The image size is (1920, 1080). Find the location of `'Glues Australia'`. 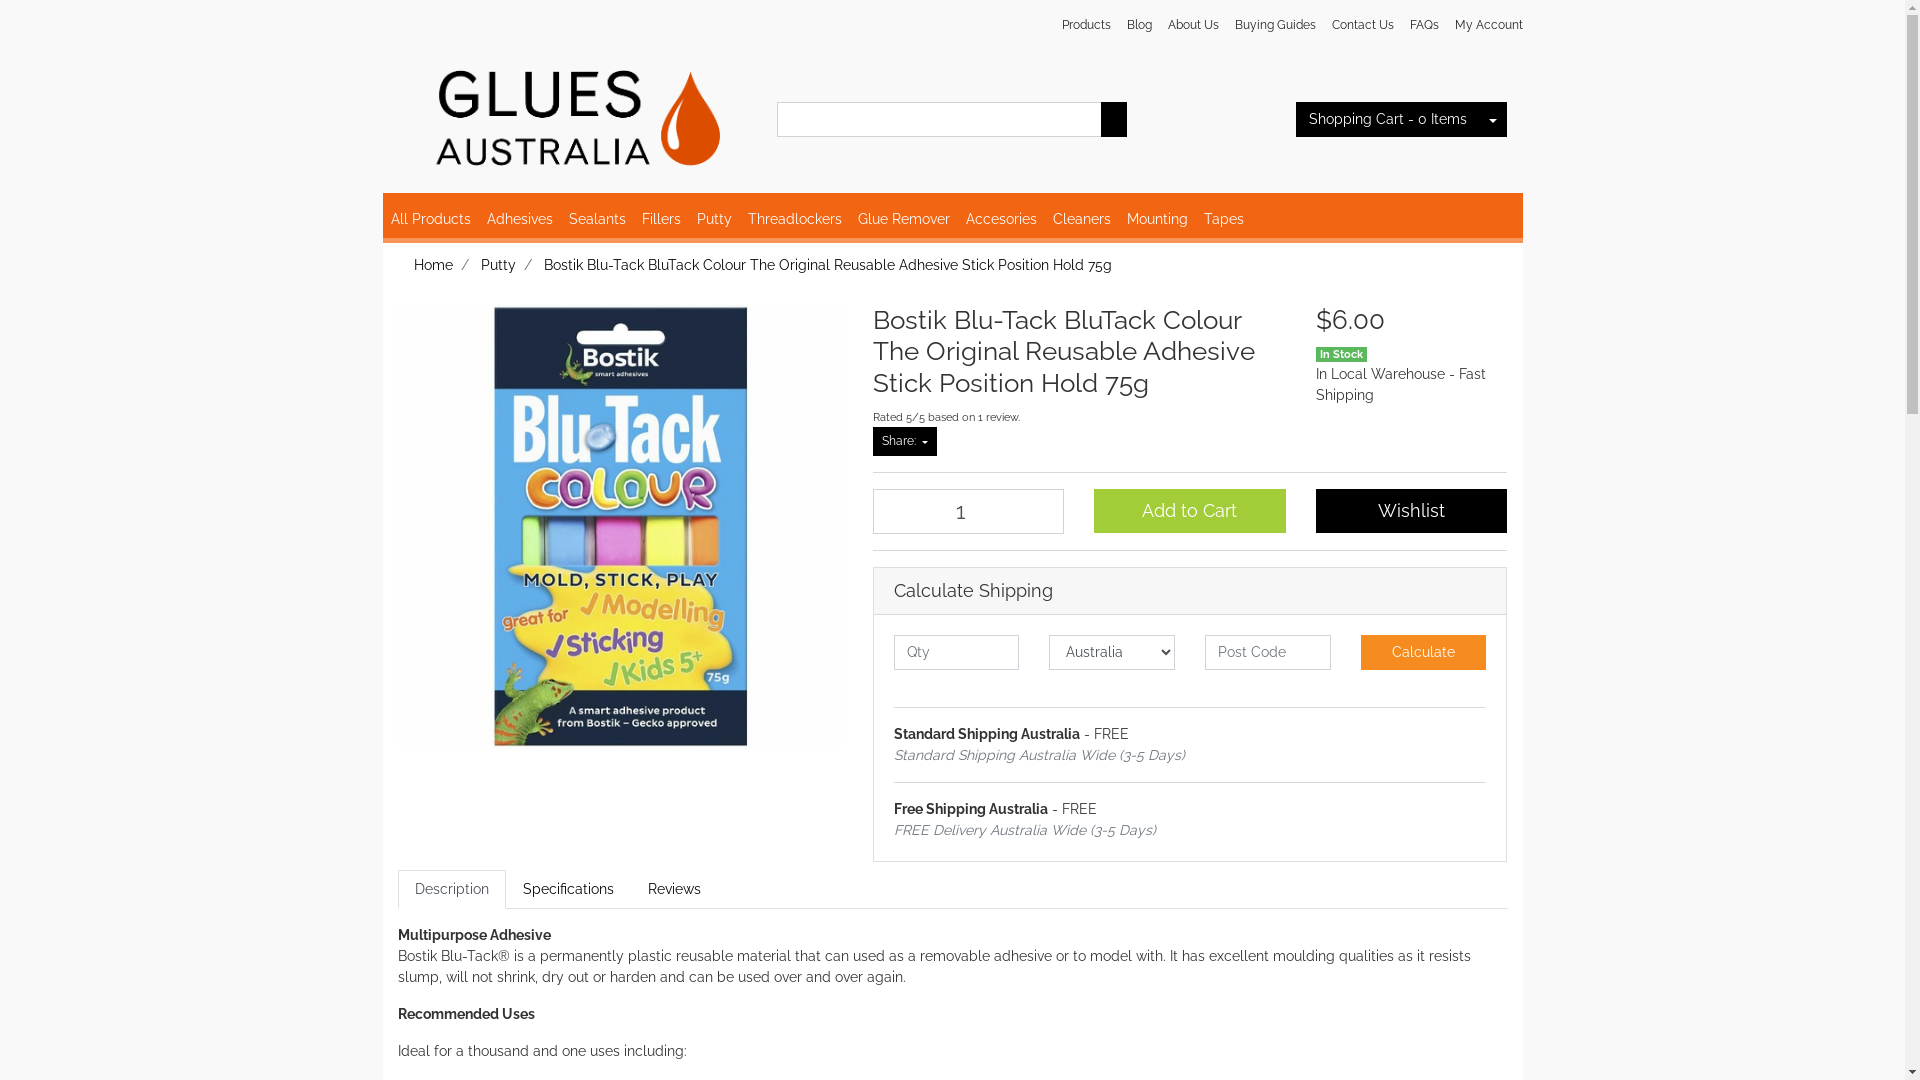

'Glues Australia' is located at coordinates (571, 110).